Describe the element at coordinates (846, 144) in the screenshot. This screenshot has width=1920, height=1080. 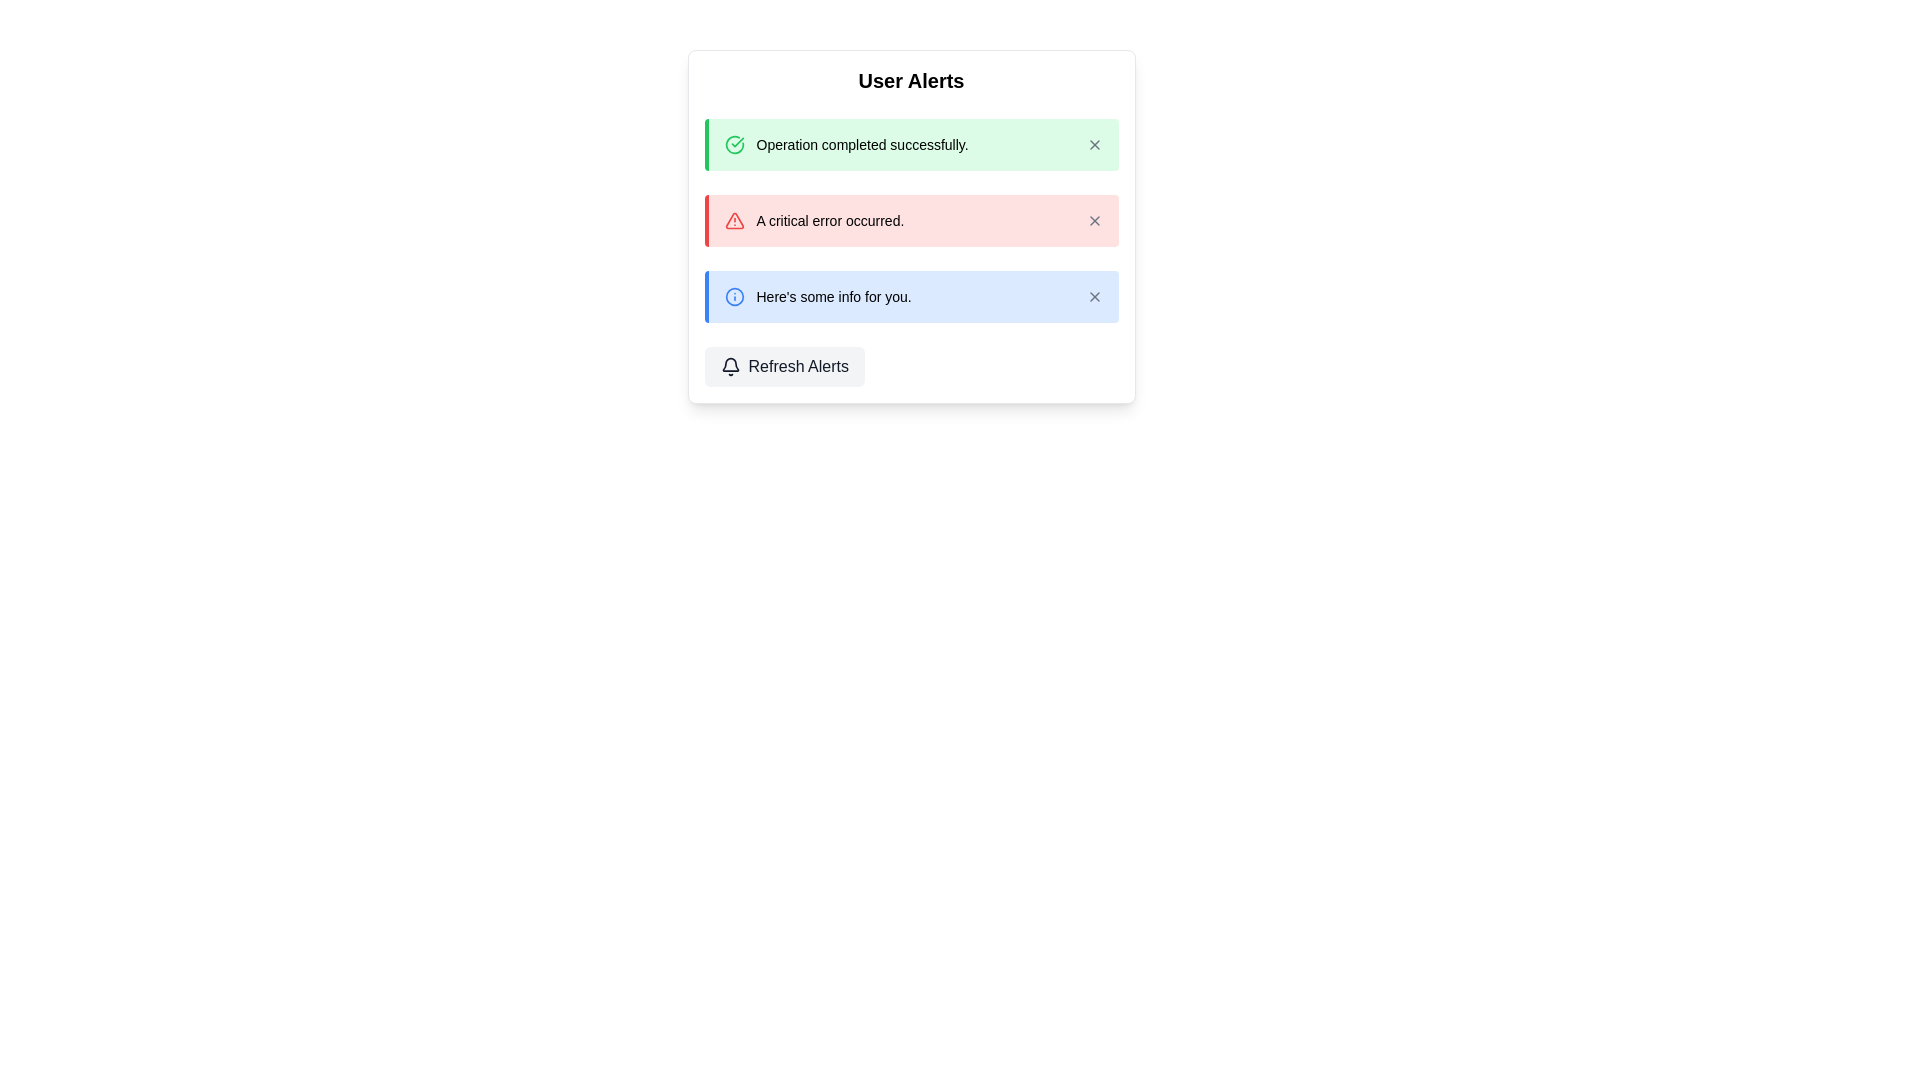
I see `status message displayed at the top of the notification area, which indicates a successful operation with an icon and text` at that location.